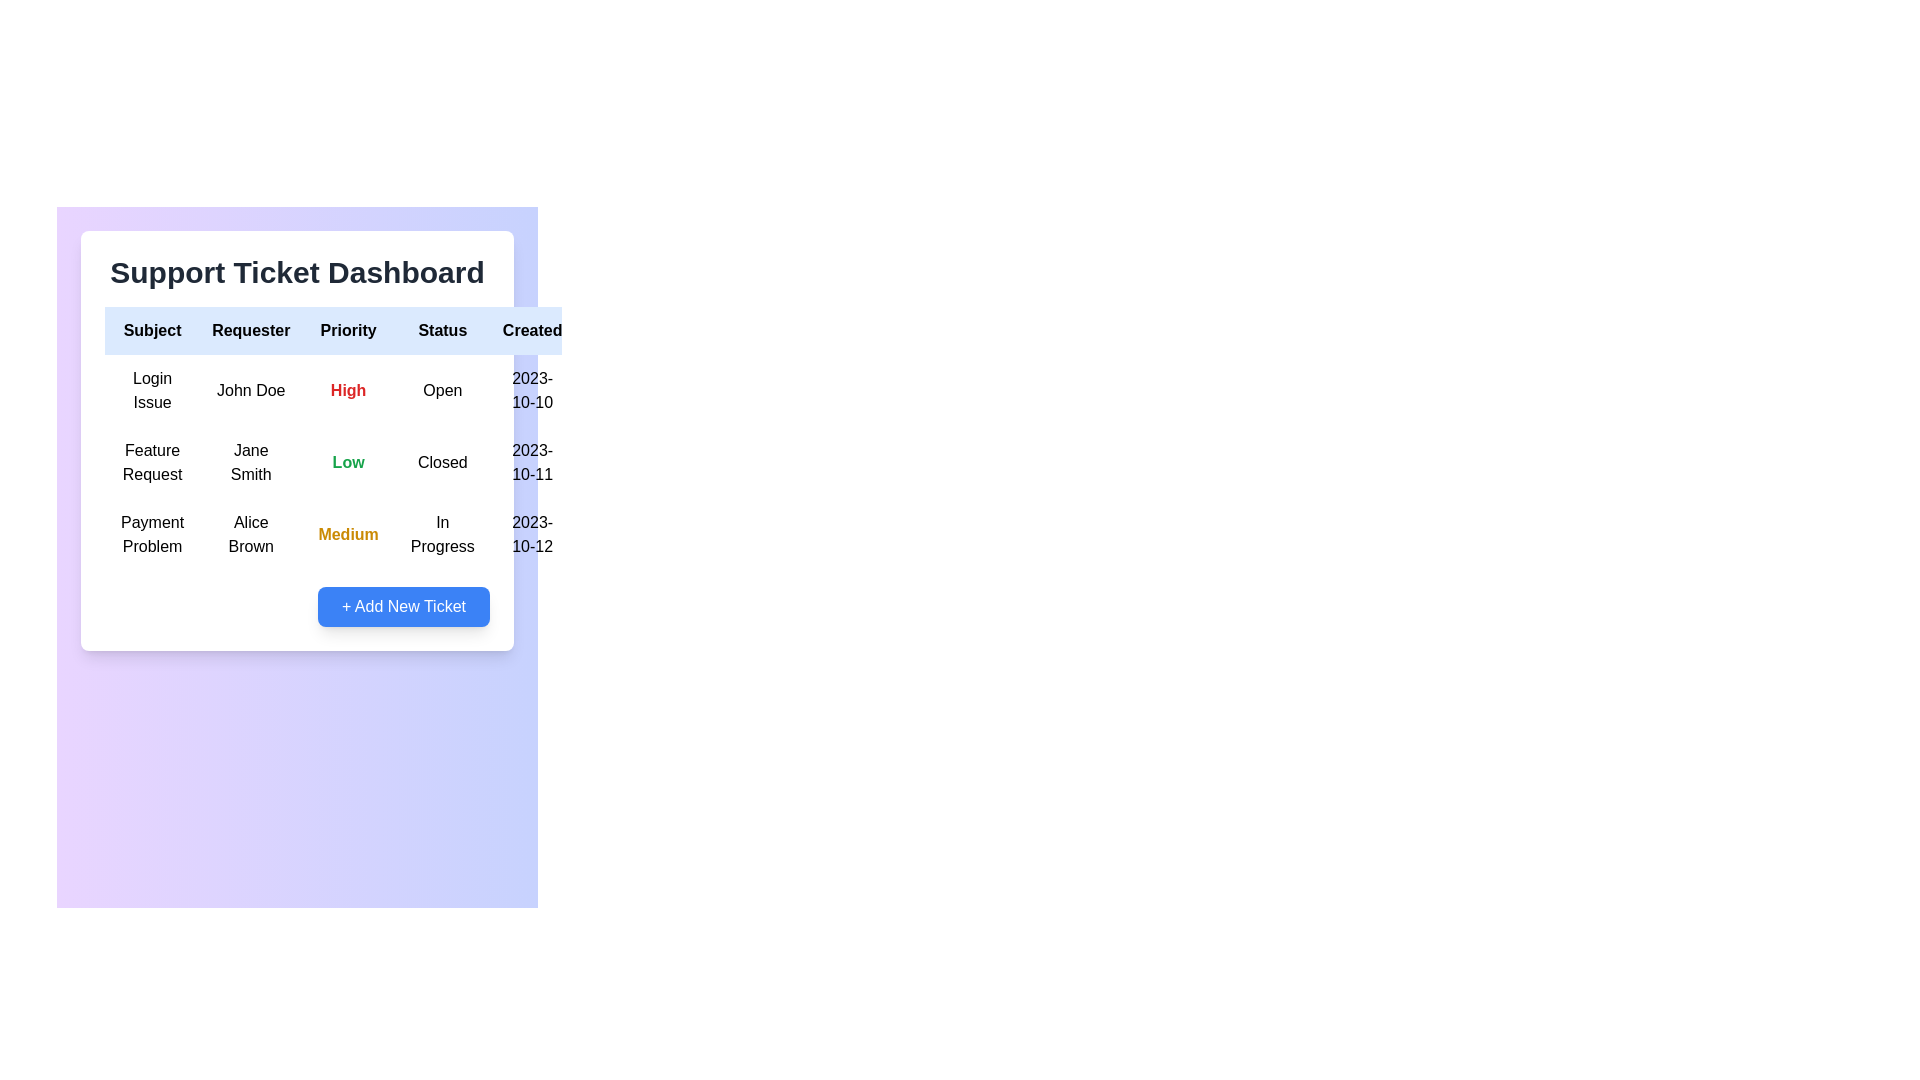  What do you see at coordinates (402, 605) in the screenshot?
I see `the button labeled '+ Add New Ticket', which has a blue background and white text, to observe its hover state` at bounding box center [402, 605].